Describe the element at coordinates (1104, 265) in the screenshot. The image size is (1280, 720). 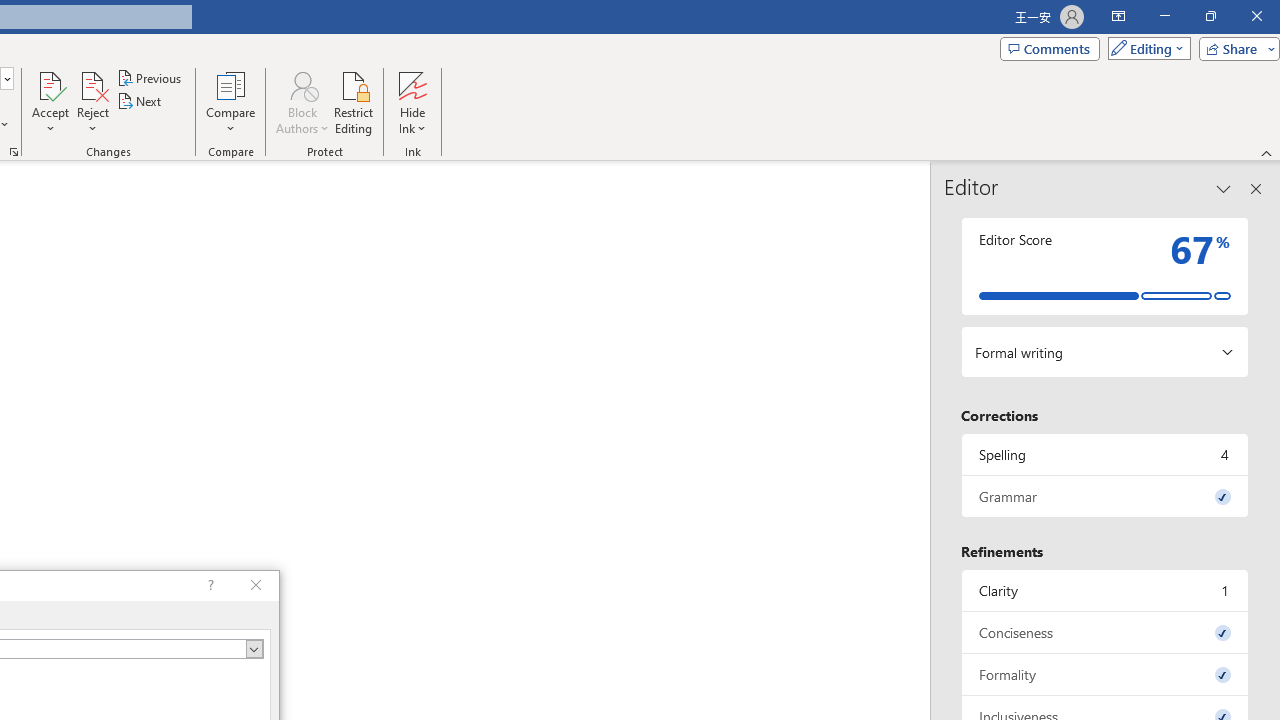
I see `'Editor Score 67%'` at that location.